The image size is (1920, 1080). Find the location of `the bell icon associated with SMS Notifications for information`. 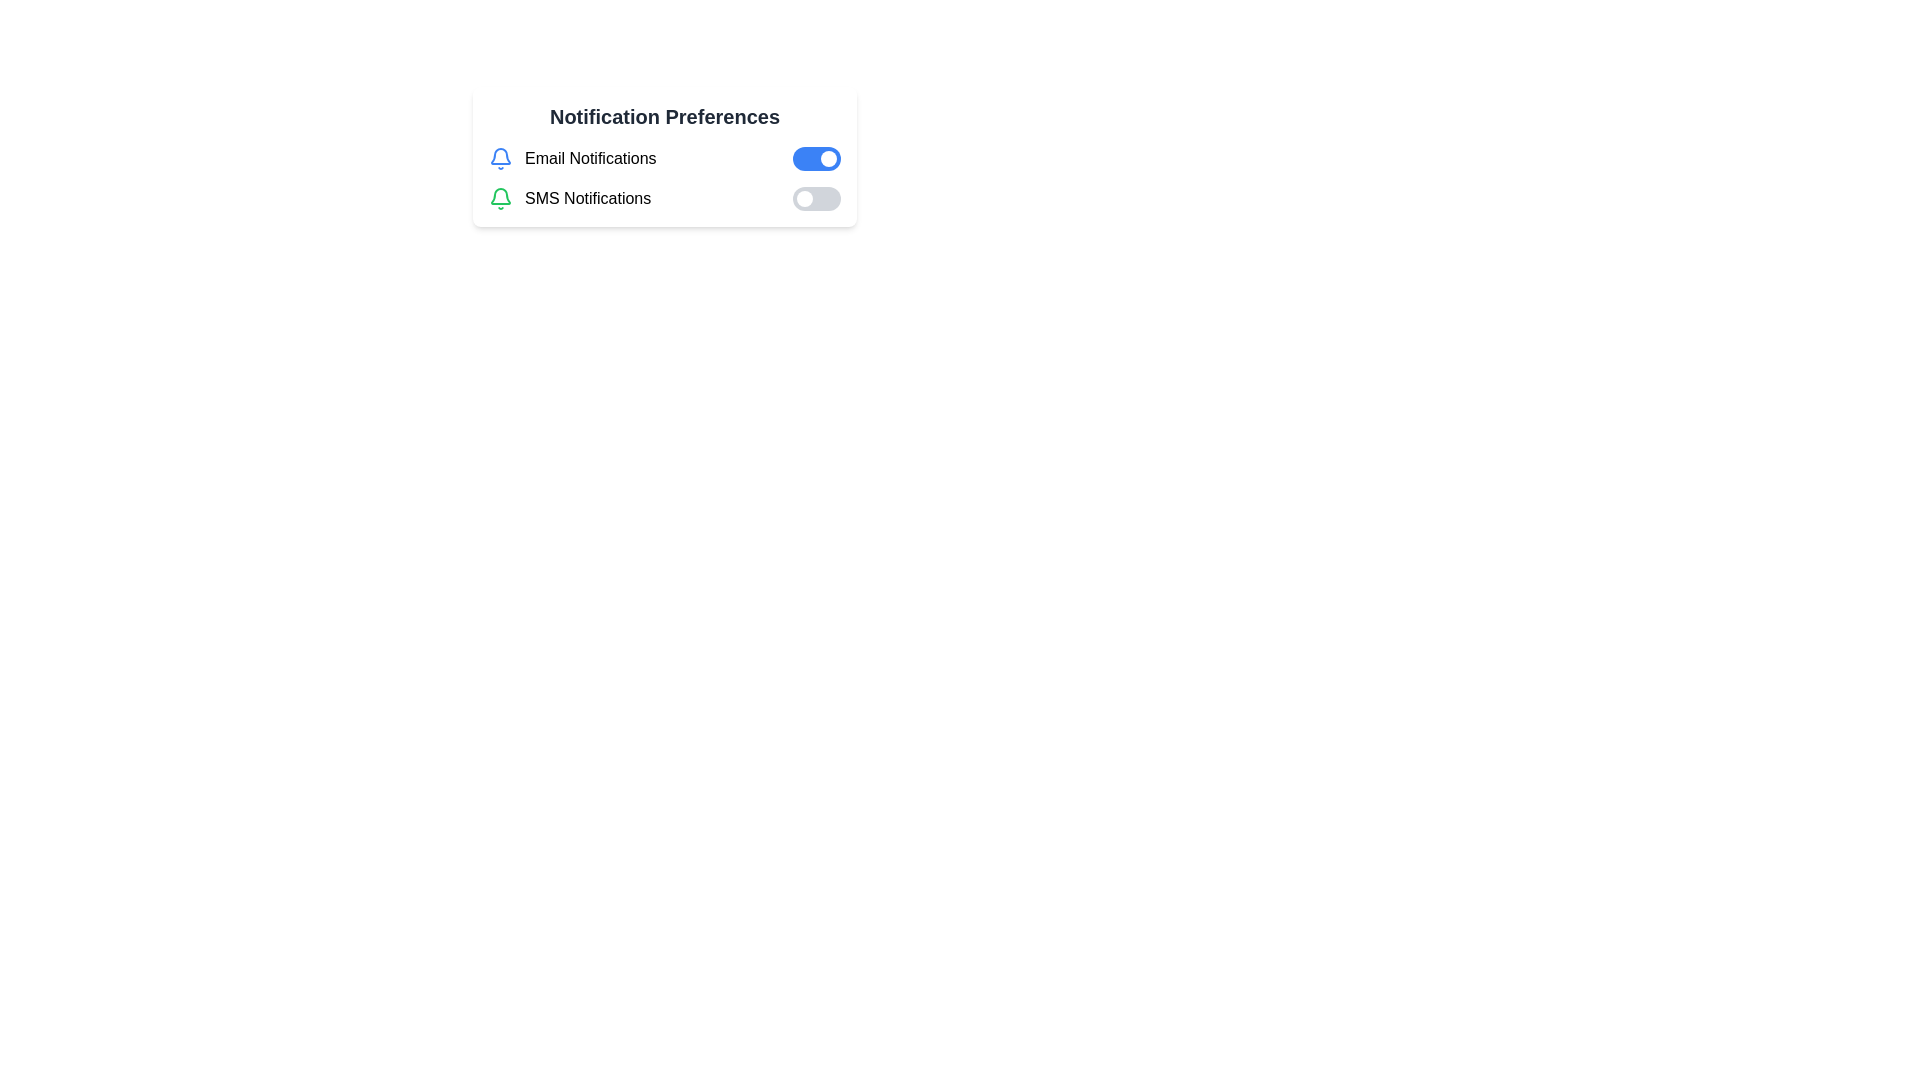

the bell icon associated with SMS Notifications for information is located at coordinates (500, 199).